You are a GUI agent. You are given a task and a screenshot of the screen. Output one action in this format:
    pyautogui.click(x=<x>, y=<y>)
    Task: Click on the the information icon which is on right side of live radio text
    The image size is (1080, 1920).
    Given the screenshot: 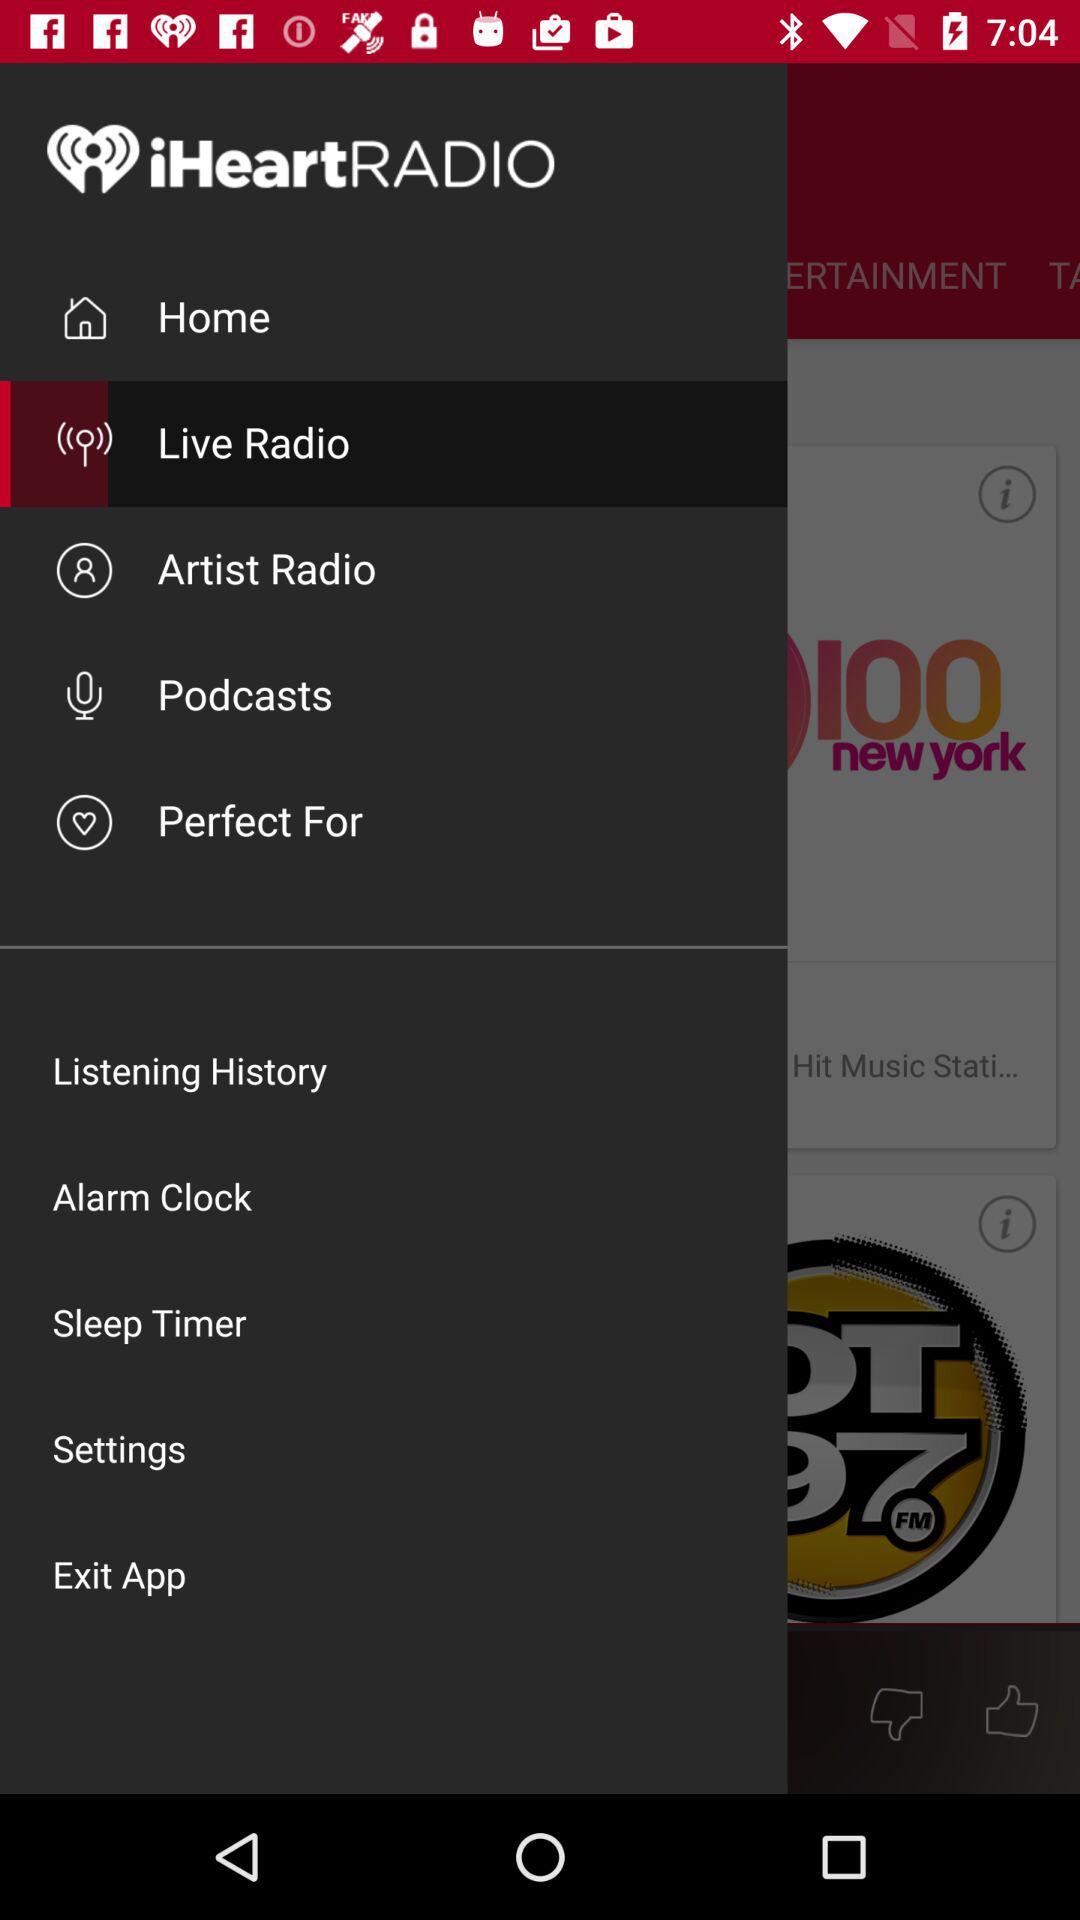 What is the action you would take?
    pyautogui.click(x=987, y=513)
    